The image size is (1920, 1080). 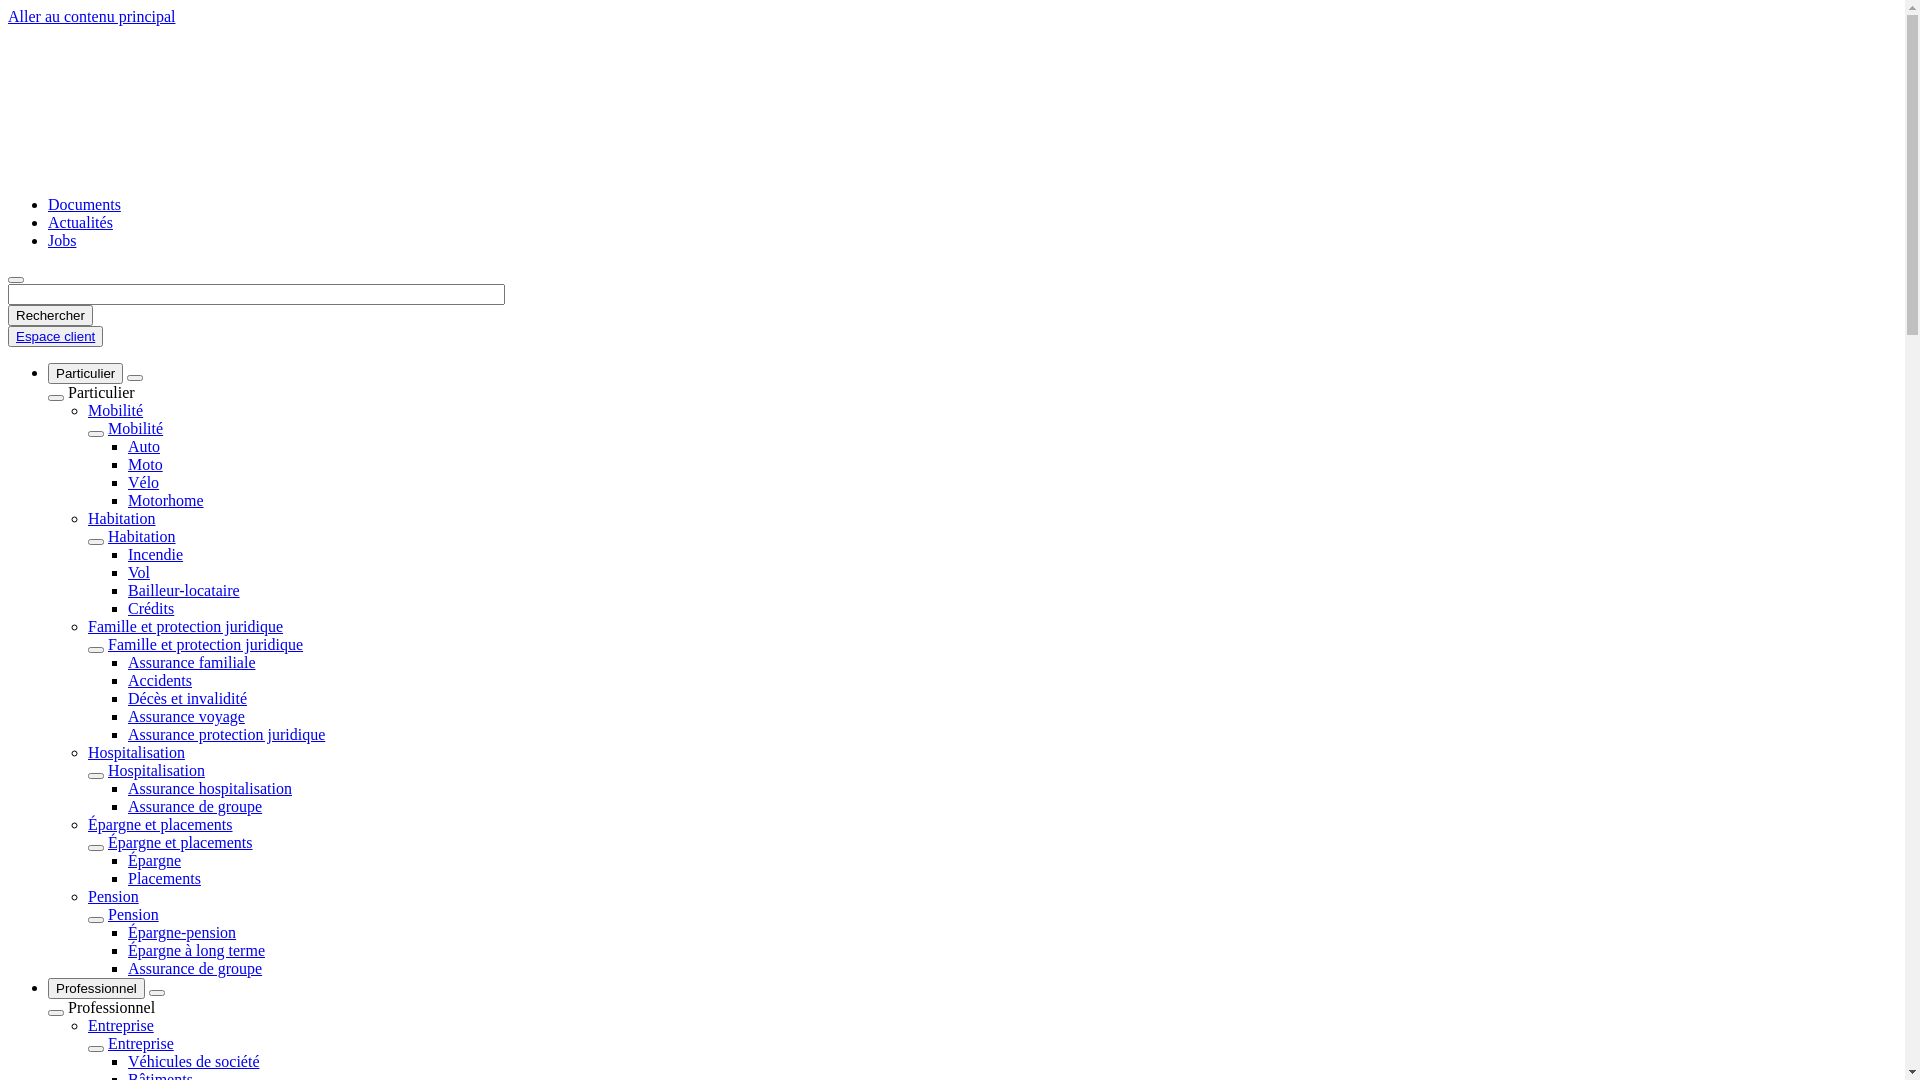 I want to click on 'Particulier', so click(x=84, y=373).